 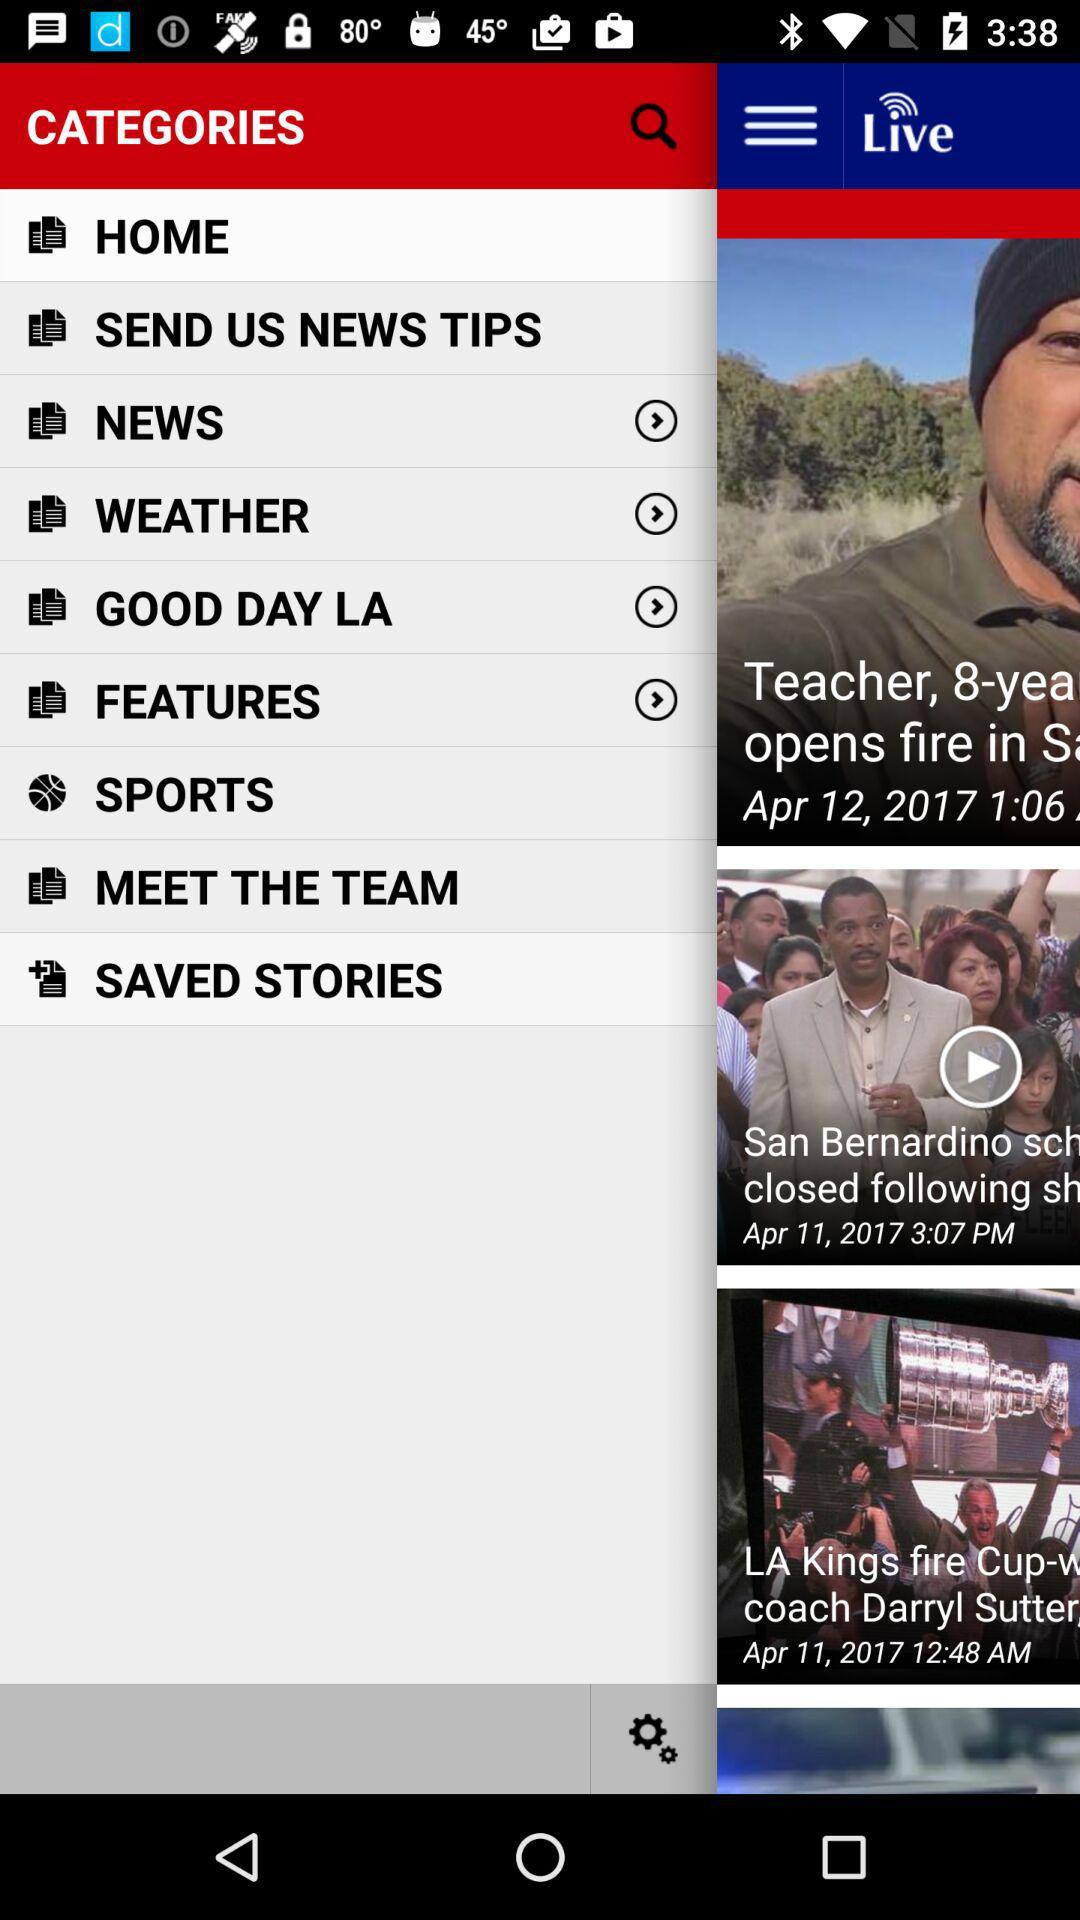 What do you see at coordinates (207, 700) in the screenshot?
I see `icon above sports icon` at bounding box center [207, 700].